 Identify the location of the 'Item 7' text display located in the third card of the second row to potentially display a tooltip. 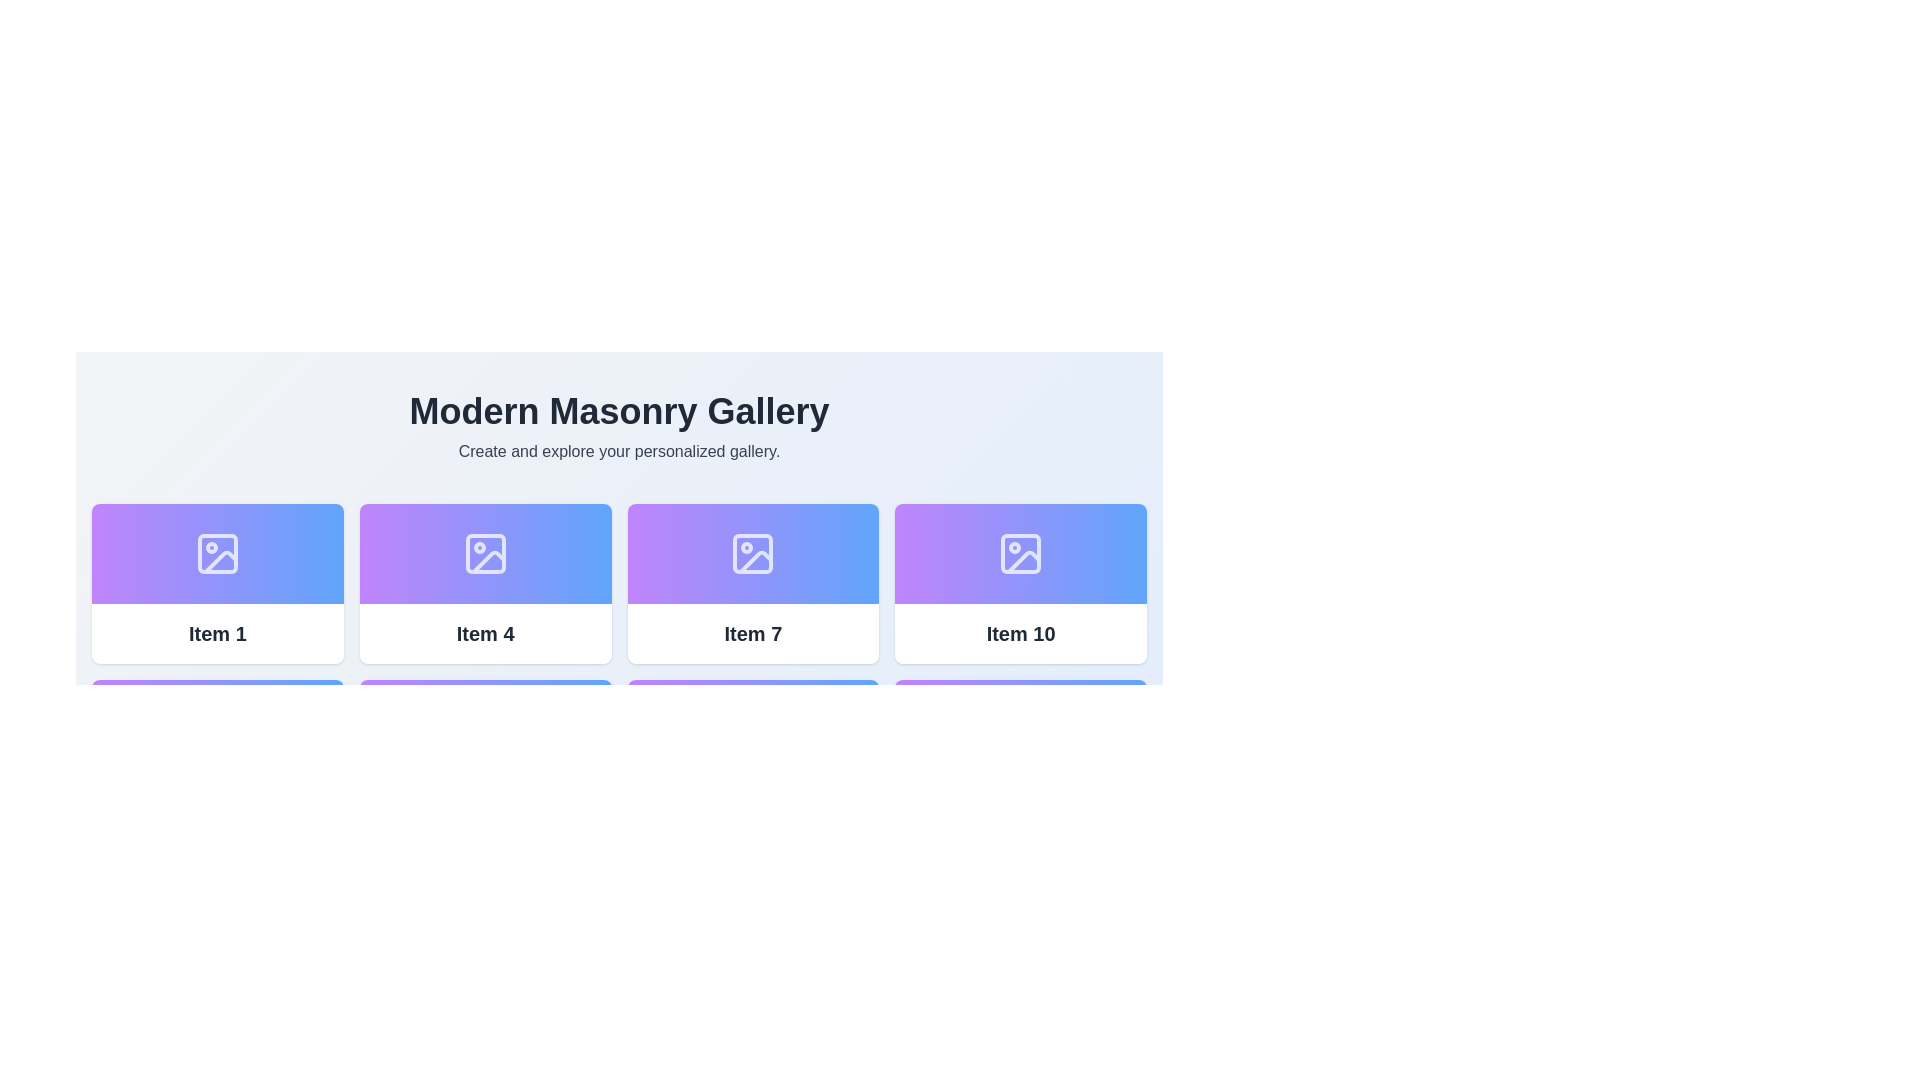
(752, 633).